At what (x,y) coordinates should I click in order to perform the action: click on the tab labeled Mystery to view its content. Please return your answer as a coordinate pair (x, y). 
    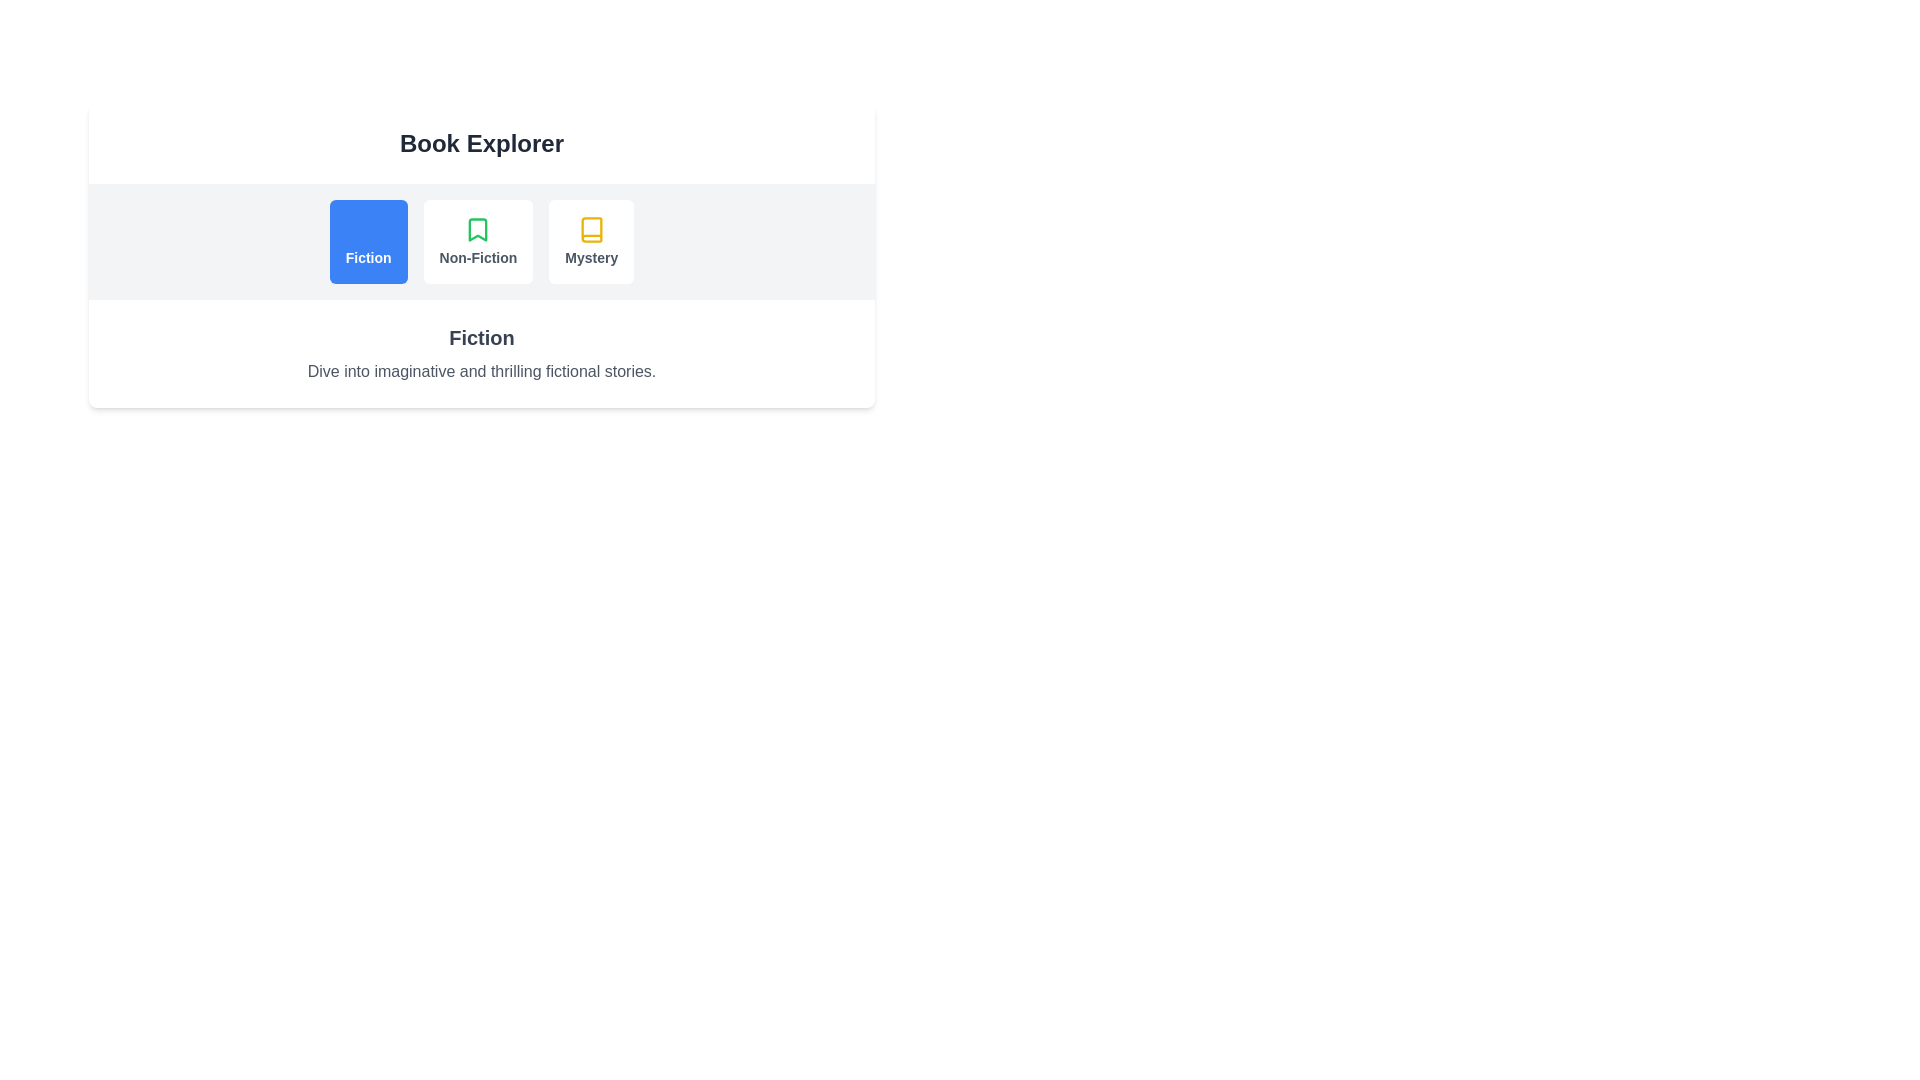
    Looking at the image, I should click on (589, 241).